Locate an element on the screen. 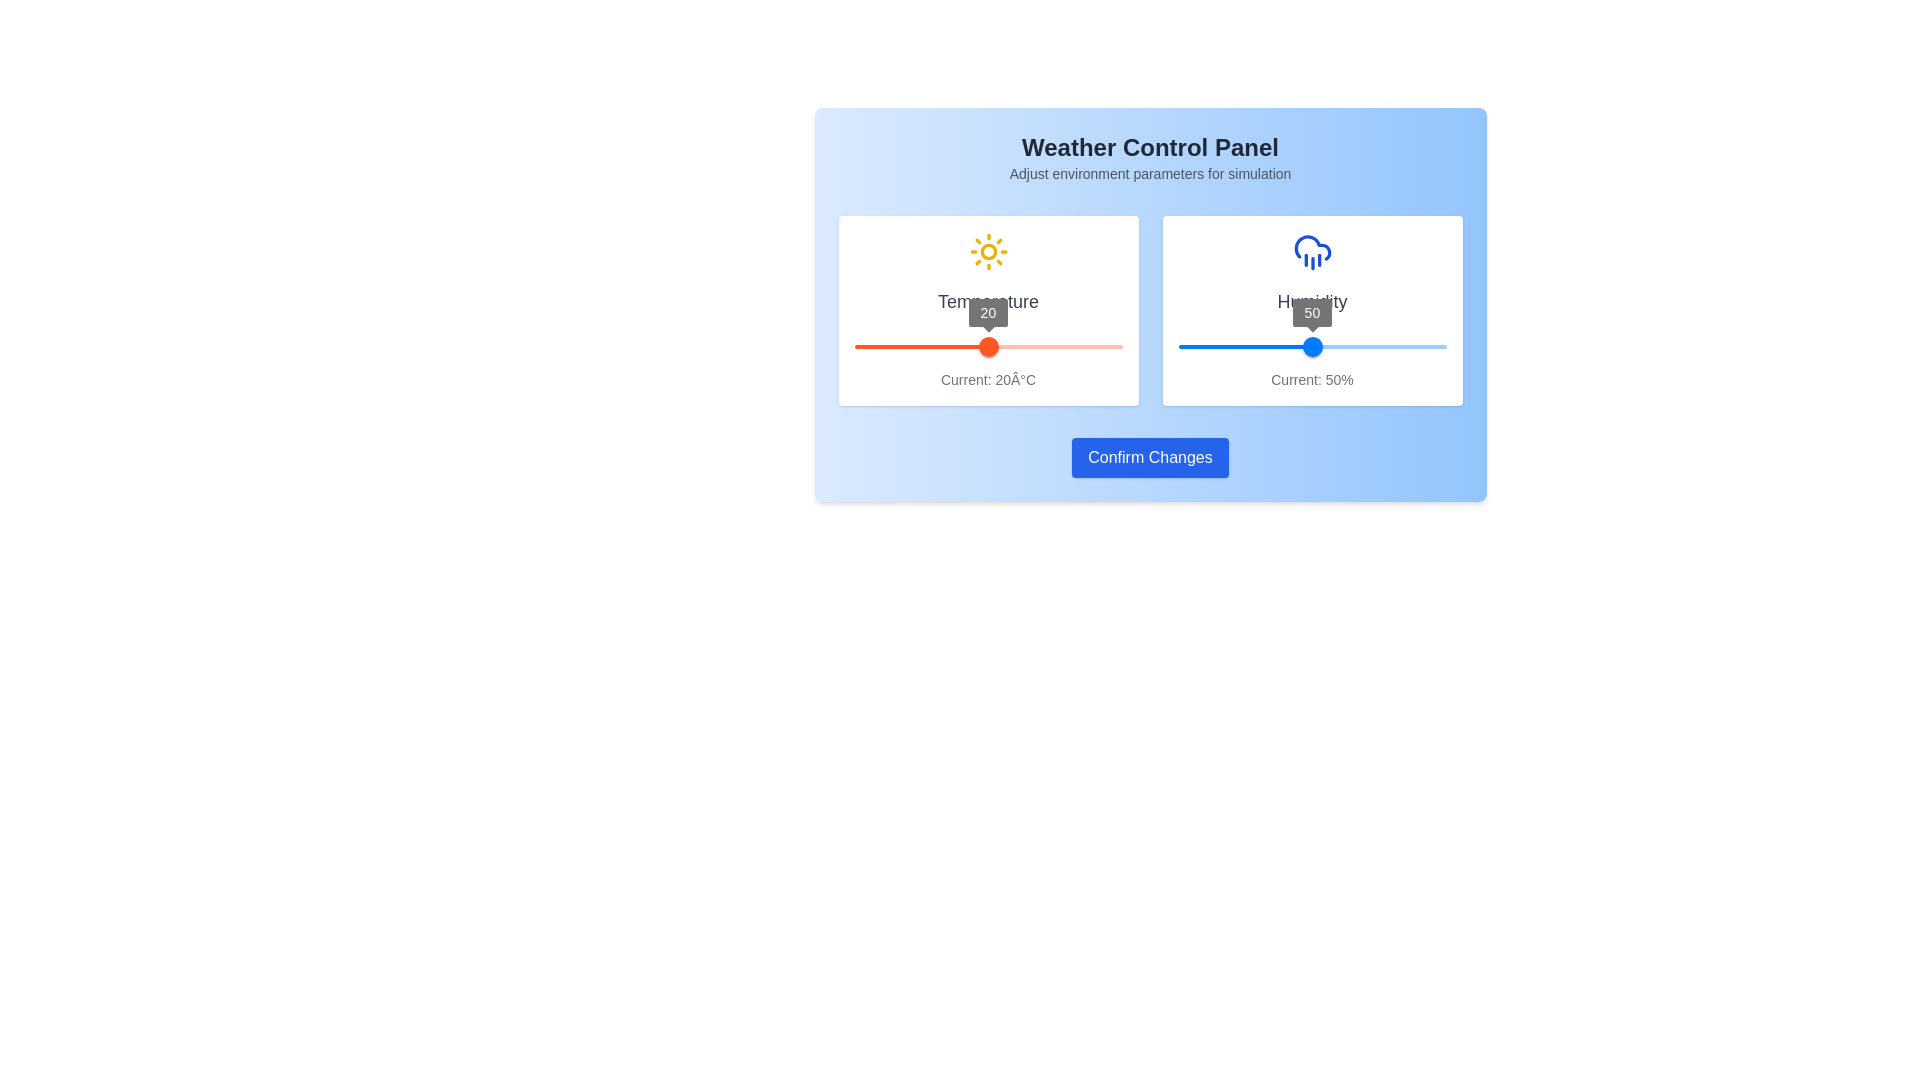 The width and height of the screenshot is (1920, 1080). text label displaying 'Current: 50%' which indicates the current humidity level, located below the humidity slider is located at coordinates (1312, 380).